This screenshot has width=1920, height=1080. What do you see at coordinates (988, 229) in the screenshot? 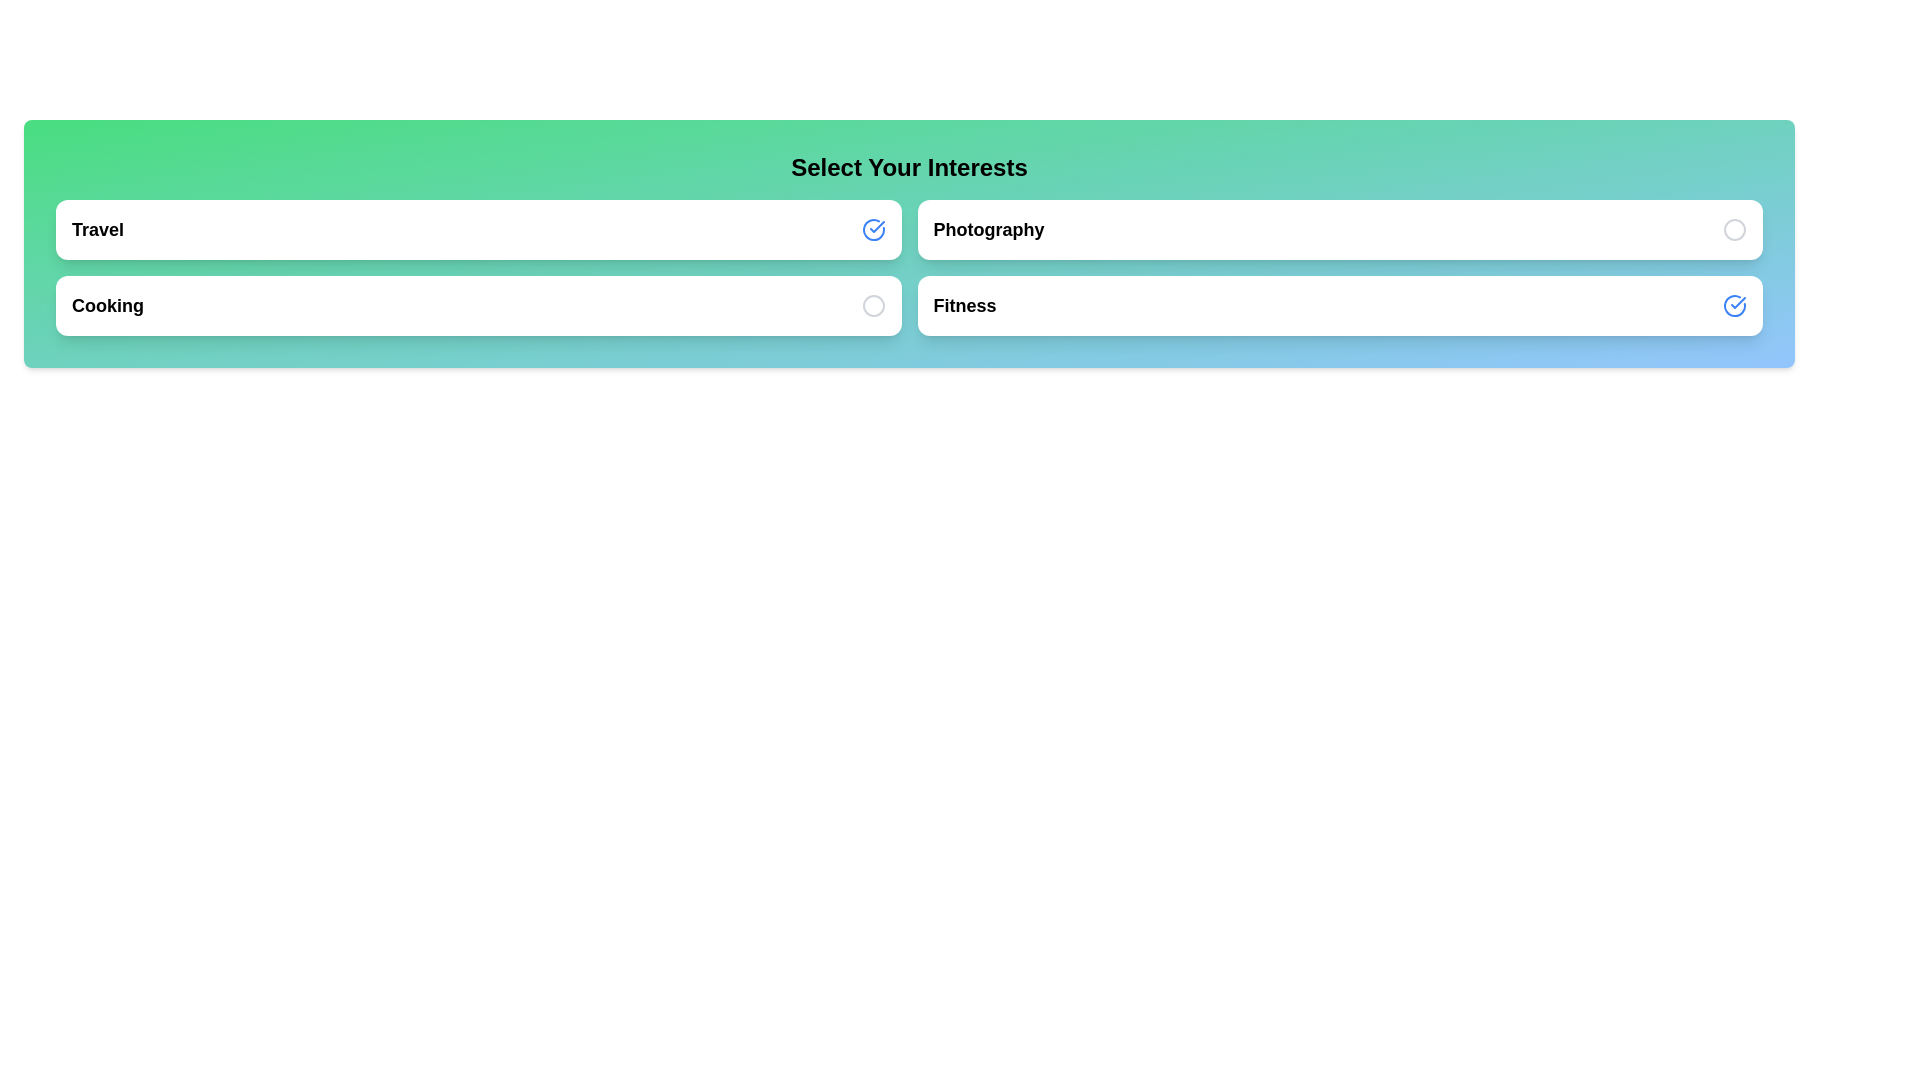
I see `the text label of Photography` at bounding box center [988, 229].